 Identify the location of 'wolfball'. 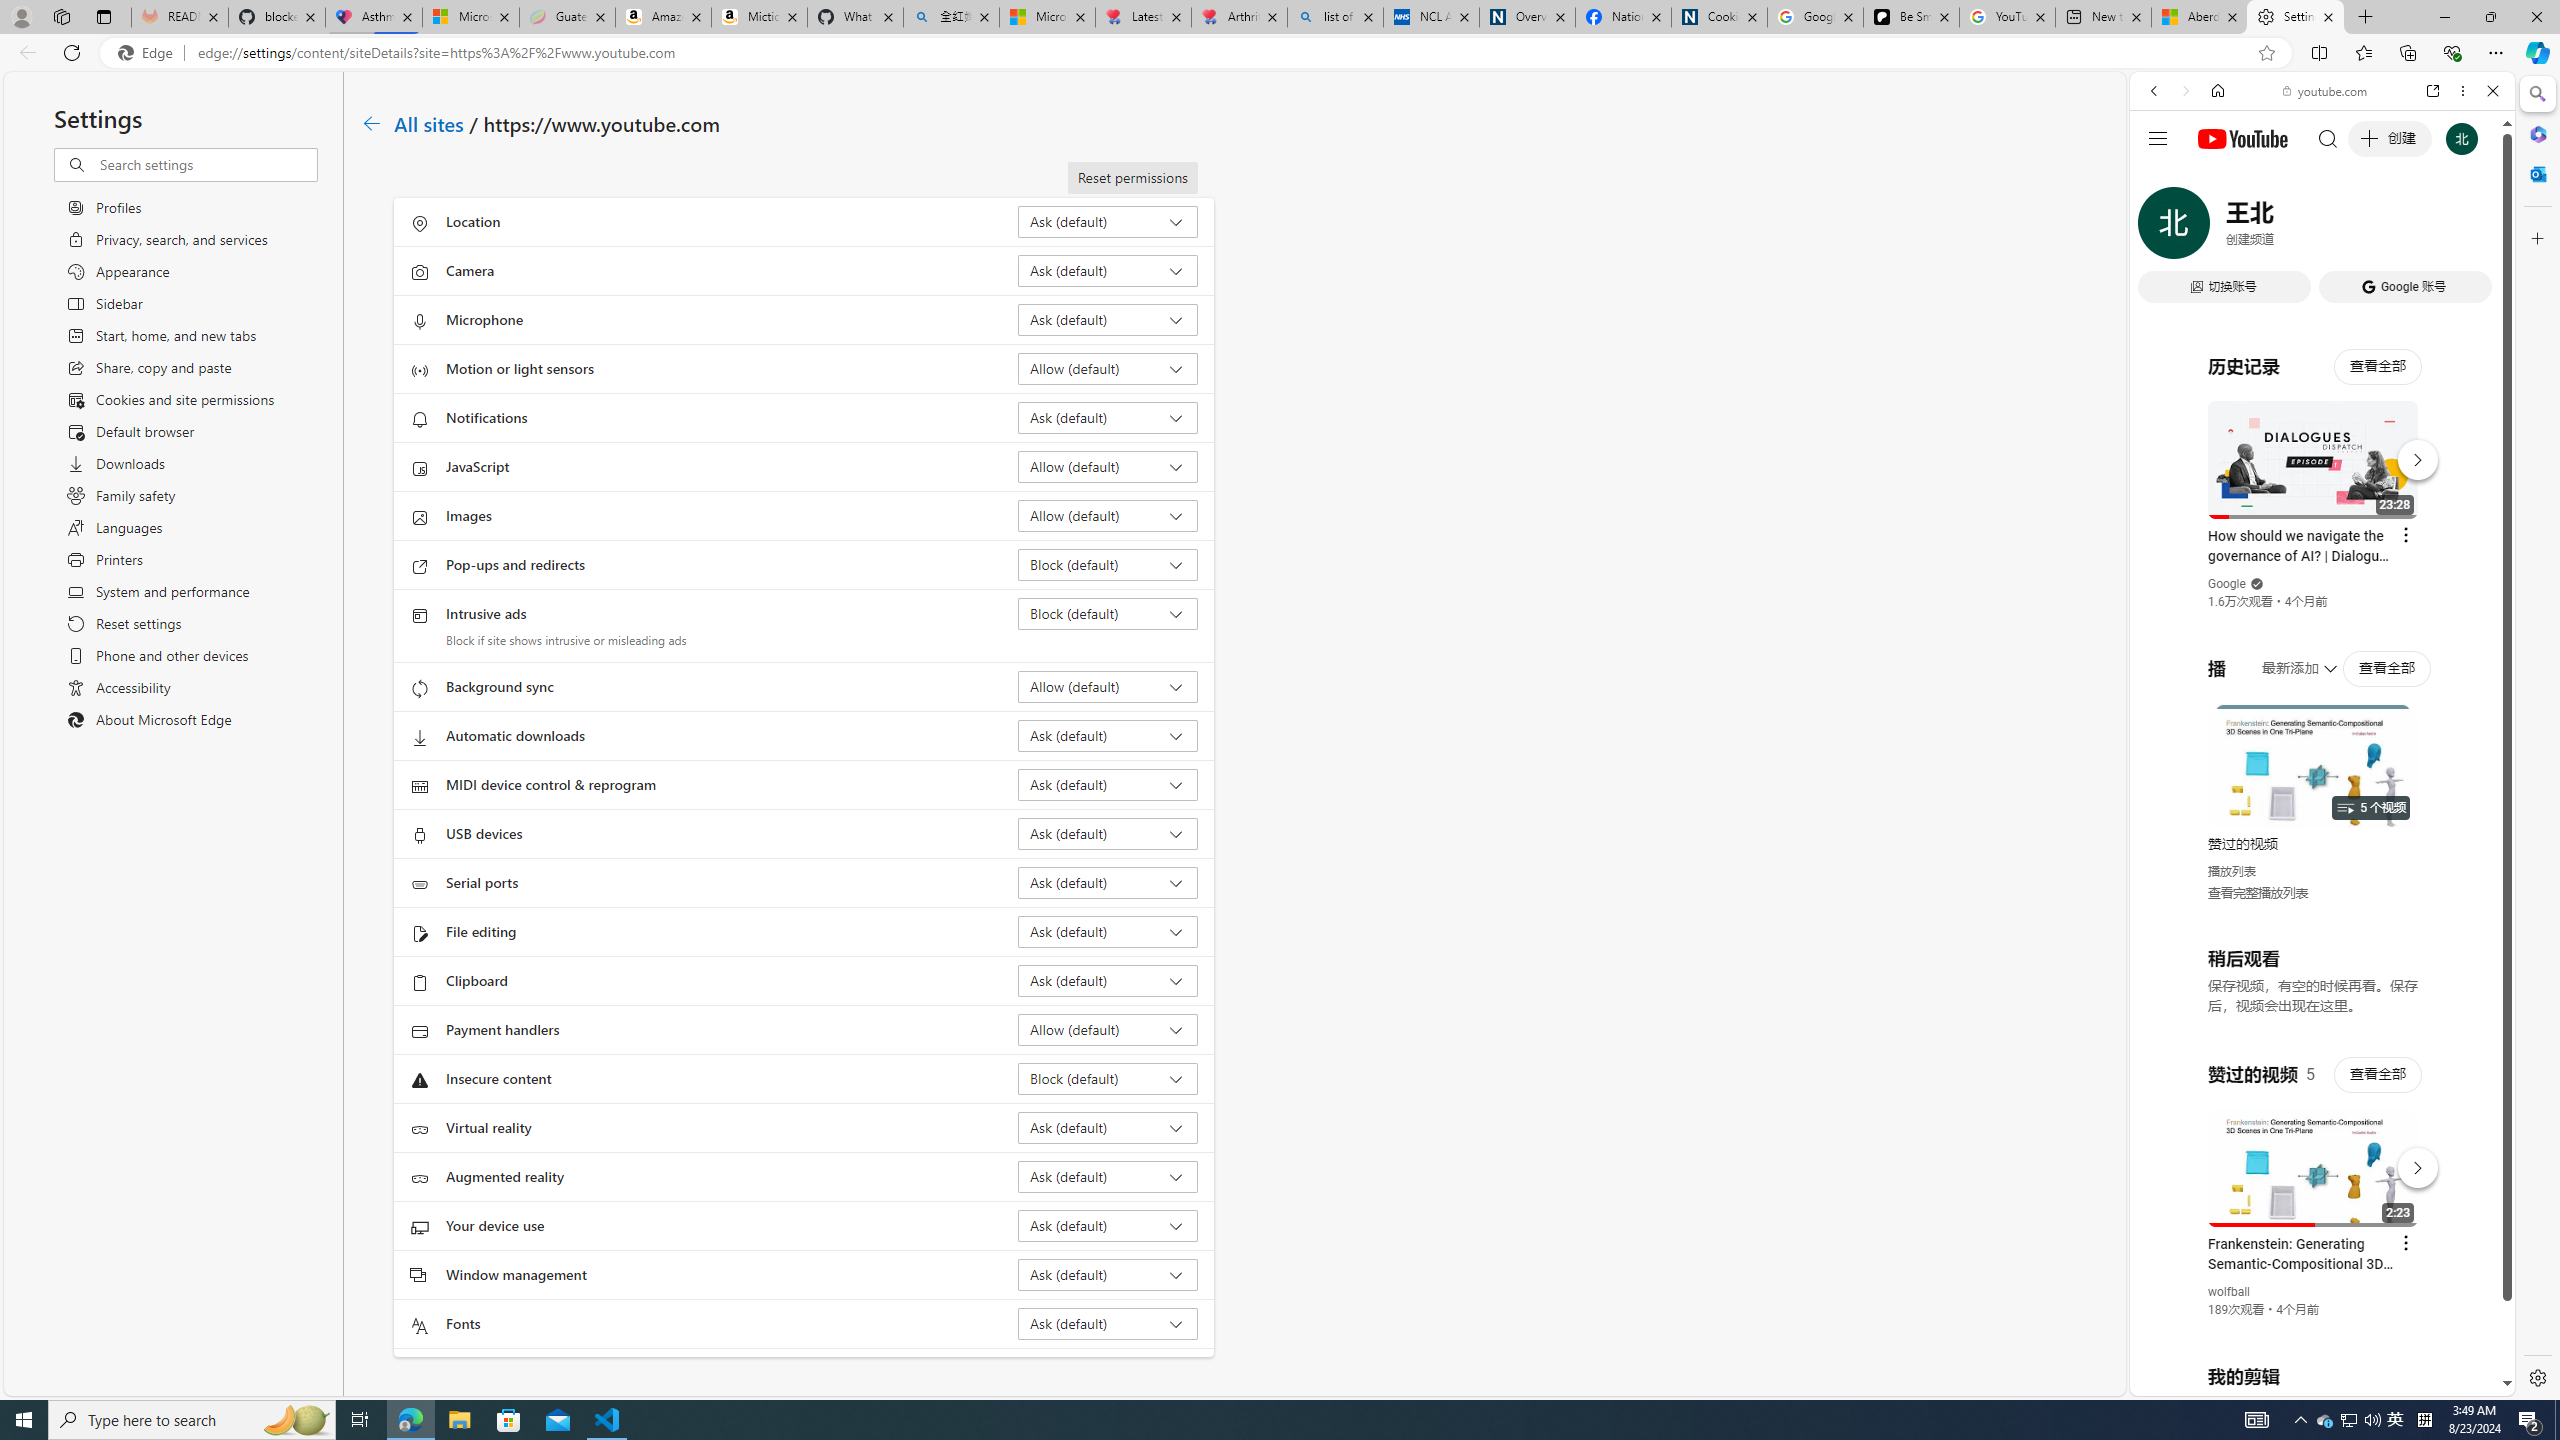
(2229, 1290).